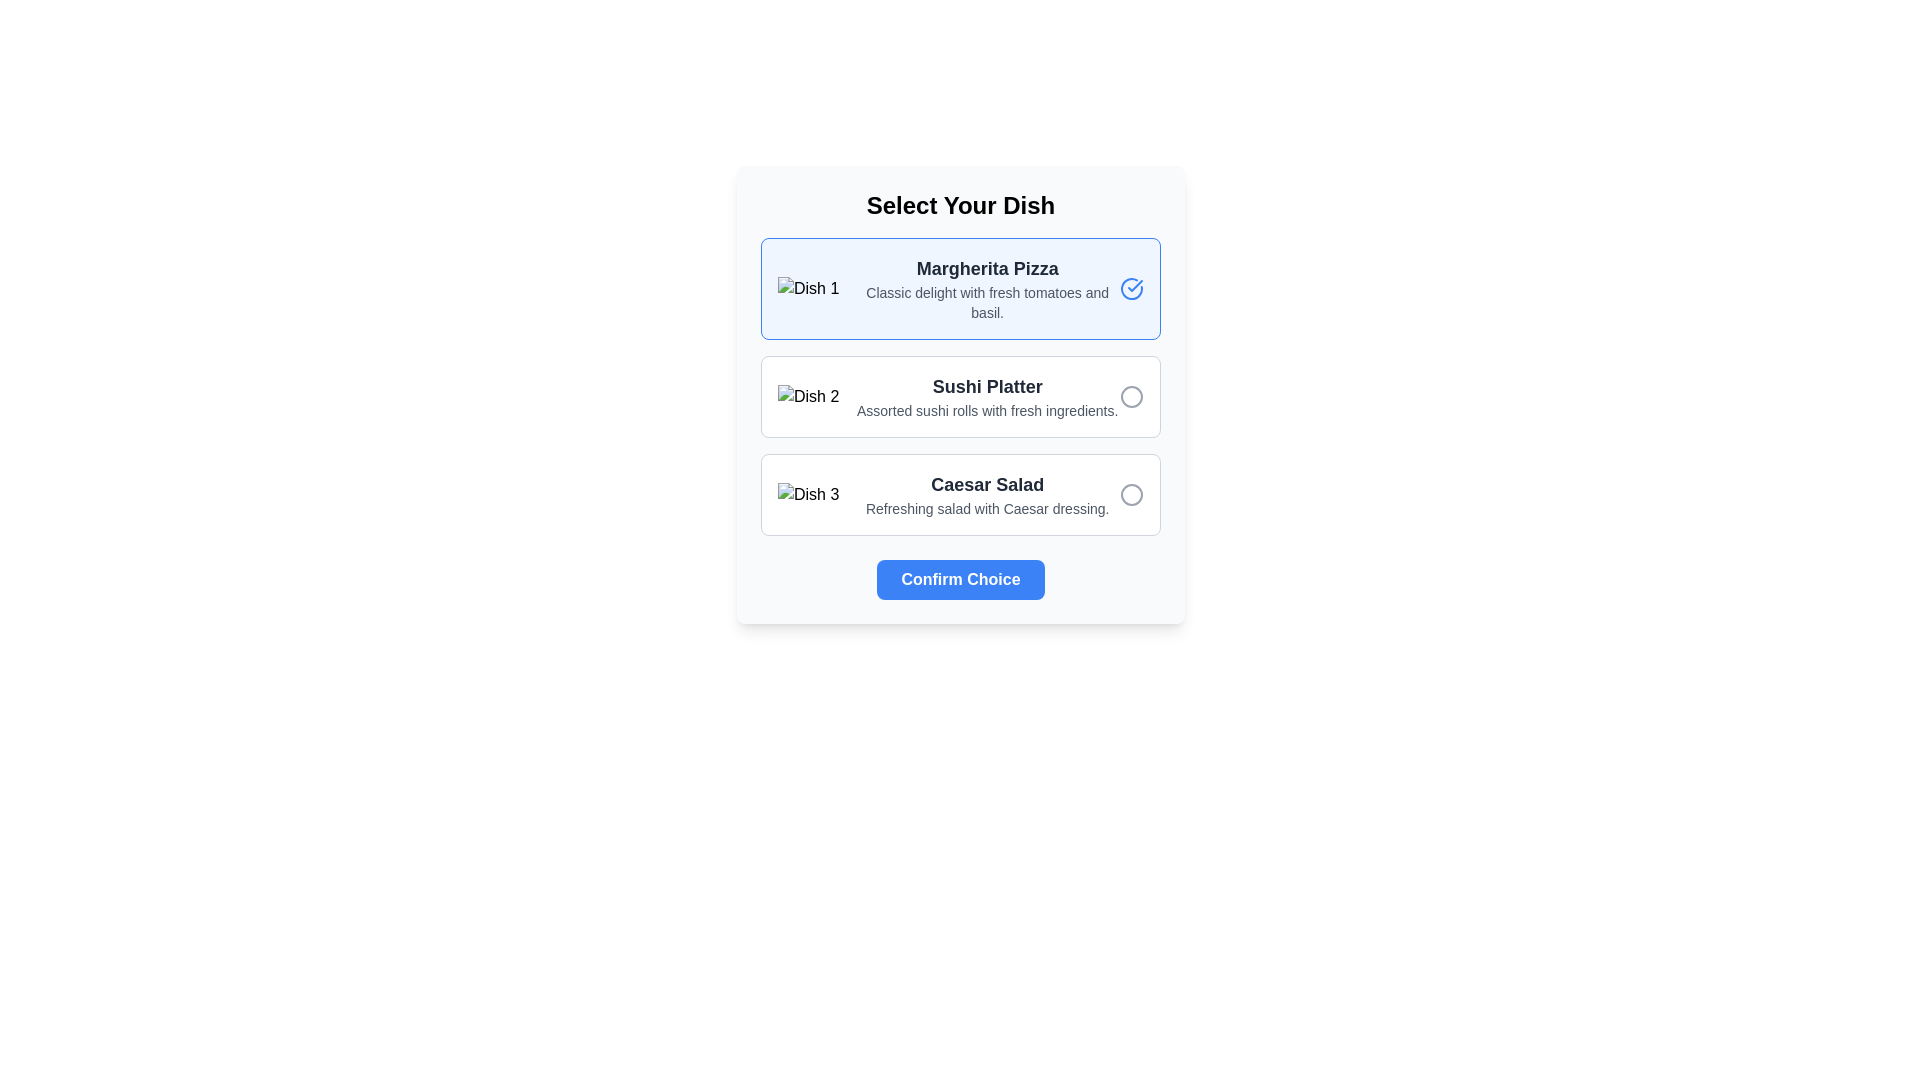 The image size is (1920, 1080). I want to click on the 'Confirm Choice' button, so click(960, 579).